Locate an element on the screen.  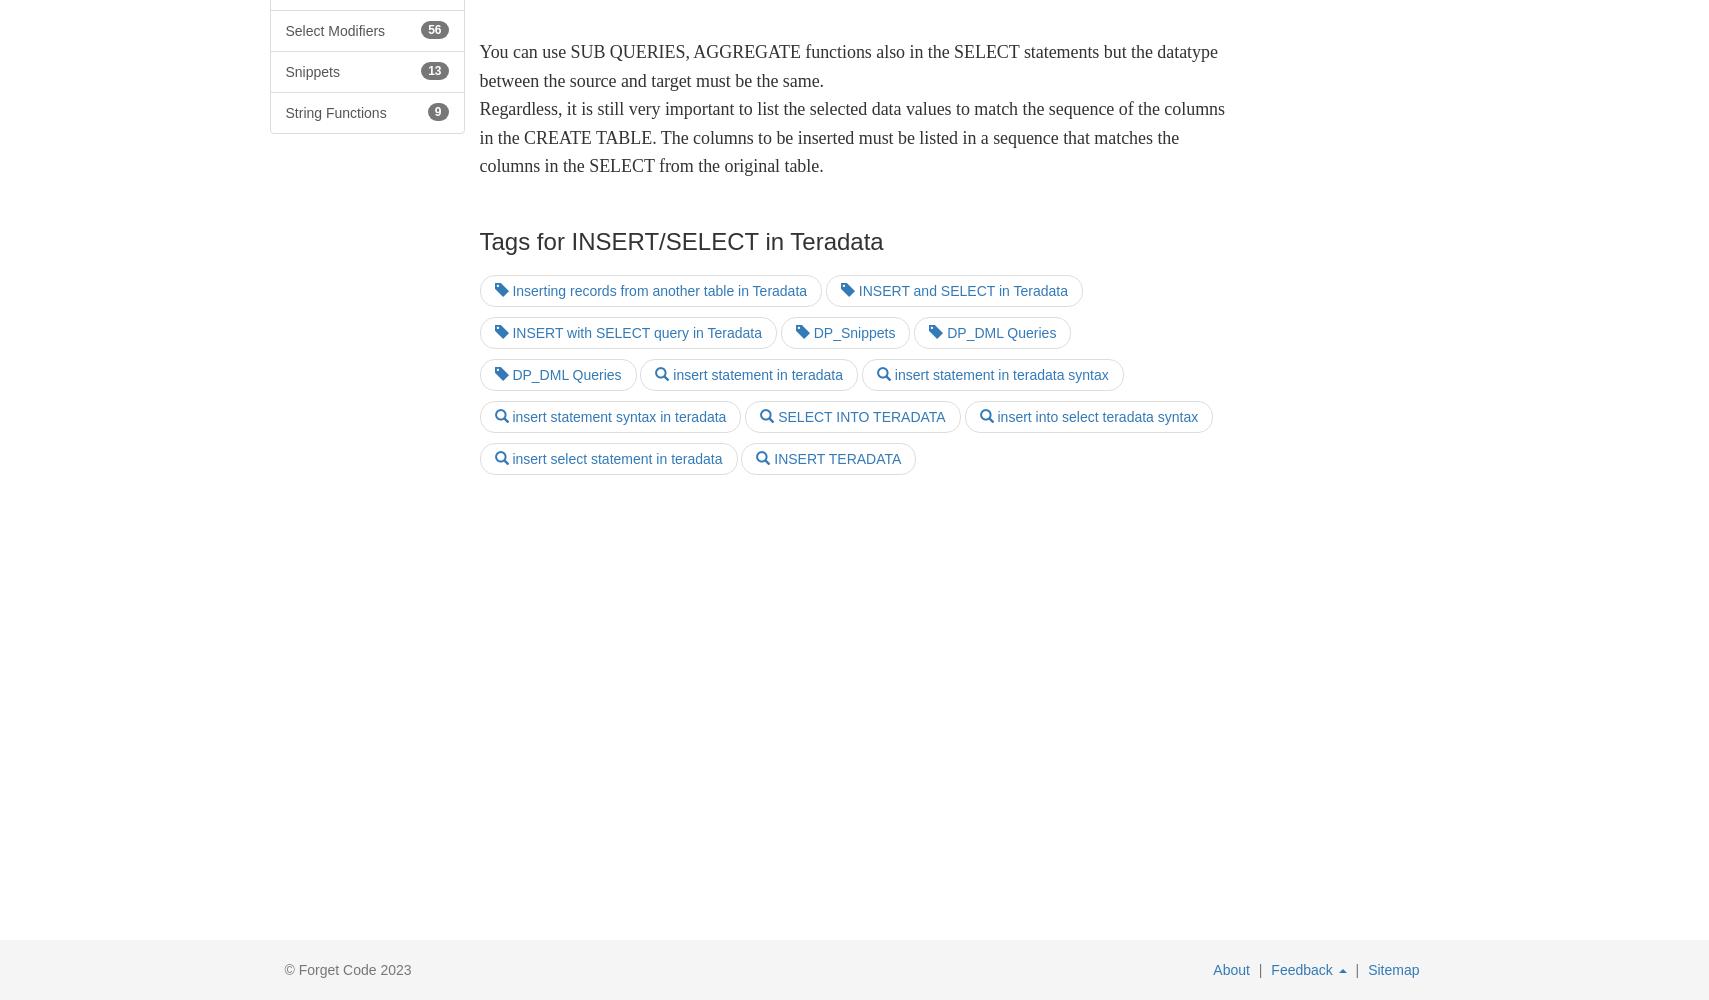
'© Forget Code 2023' is located at coordinates (346, 969).